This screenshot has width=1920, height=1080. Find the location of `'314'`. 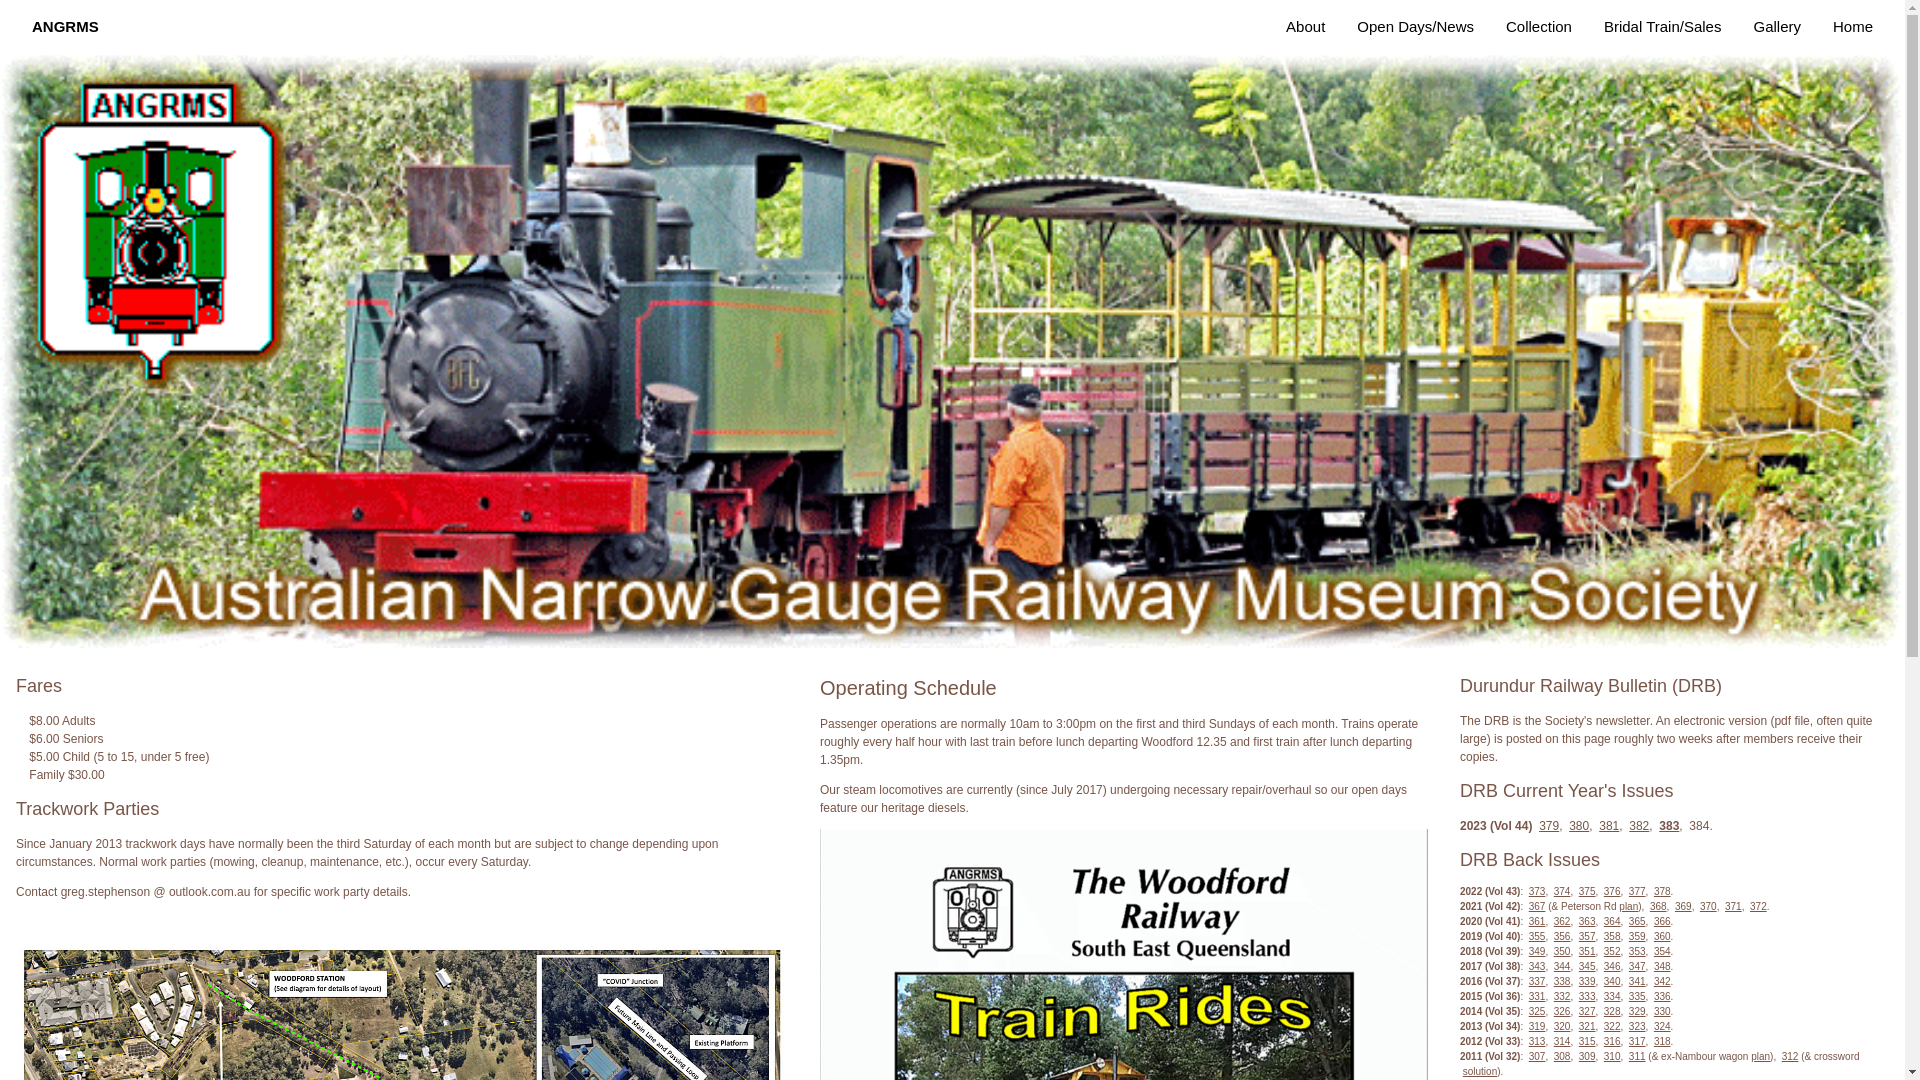

'314' is located at coordinates (1561, 1040).